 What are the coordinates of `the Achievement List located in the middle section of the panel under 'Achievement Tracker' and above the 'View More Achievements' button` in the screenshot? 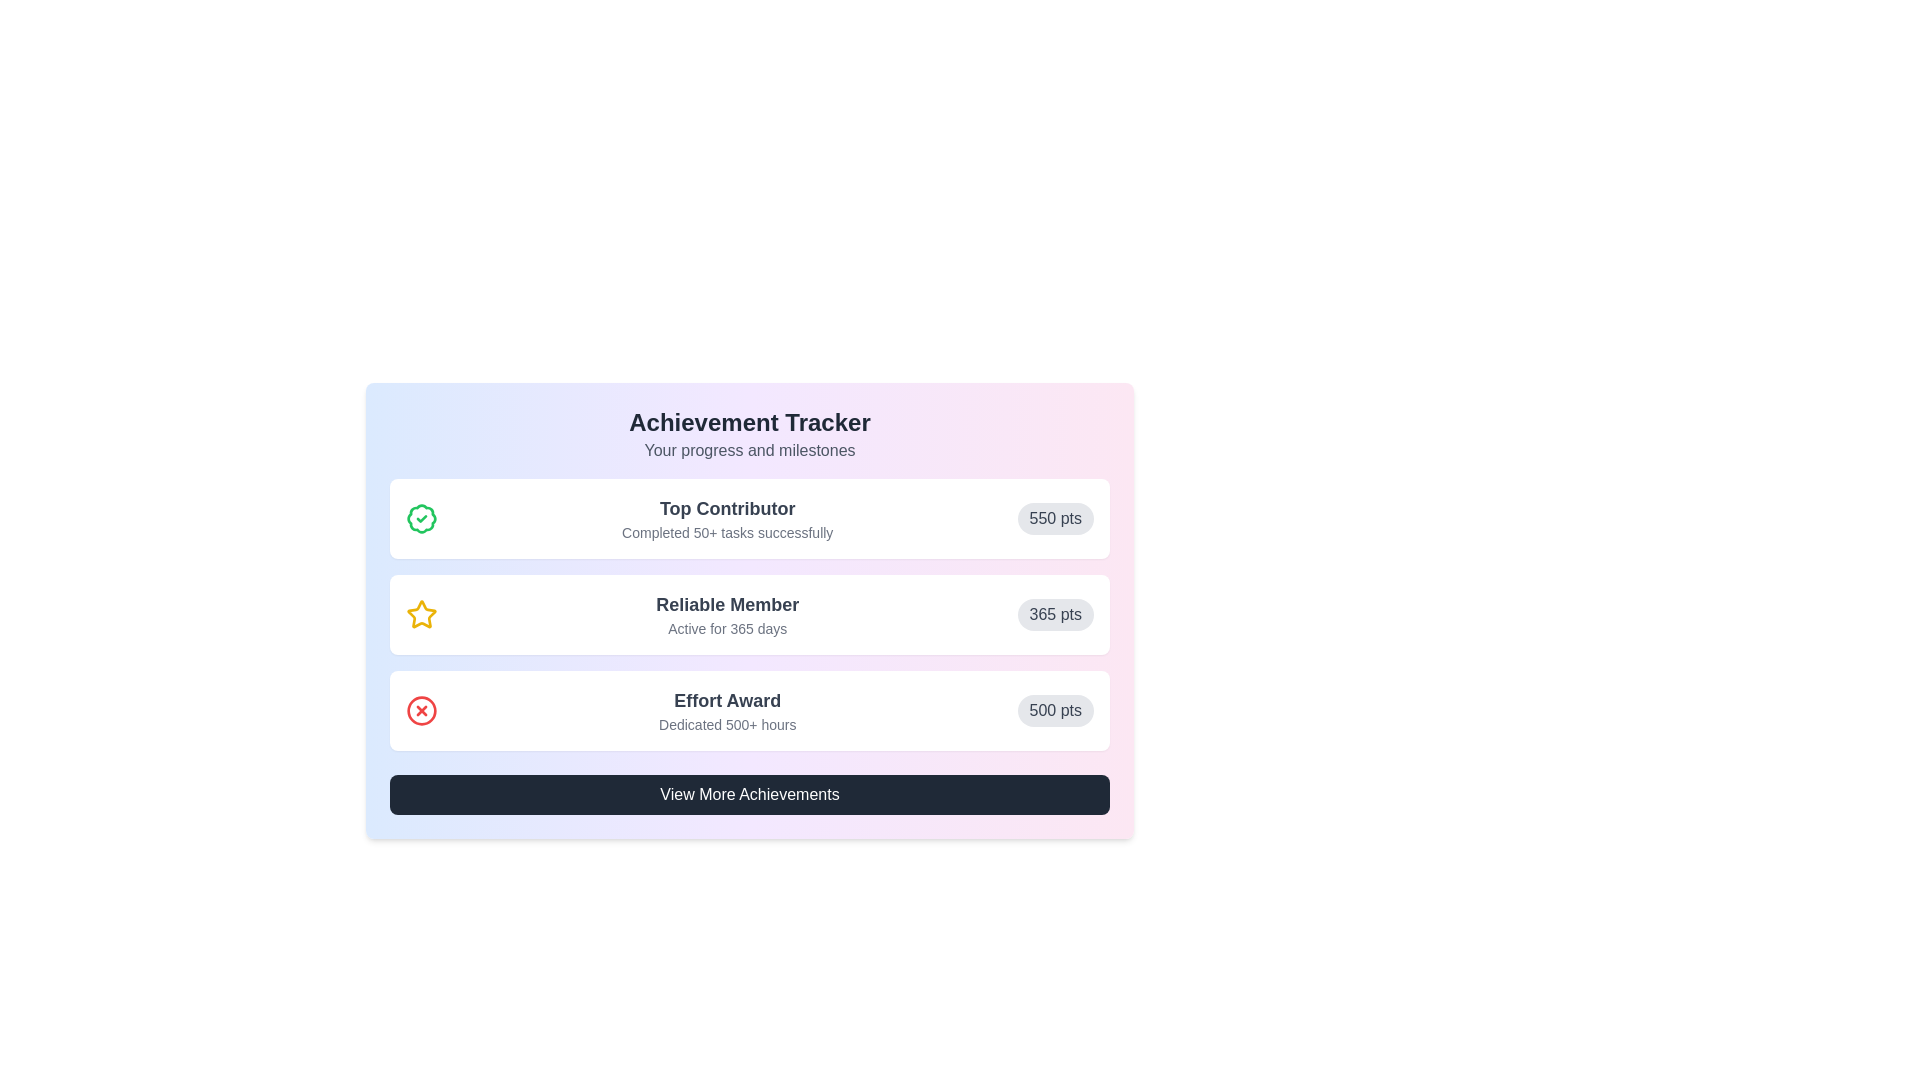 It's located at (748, 613).